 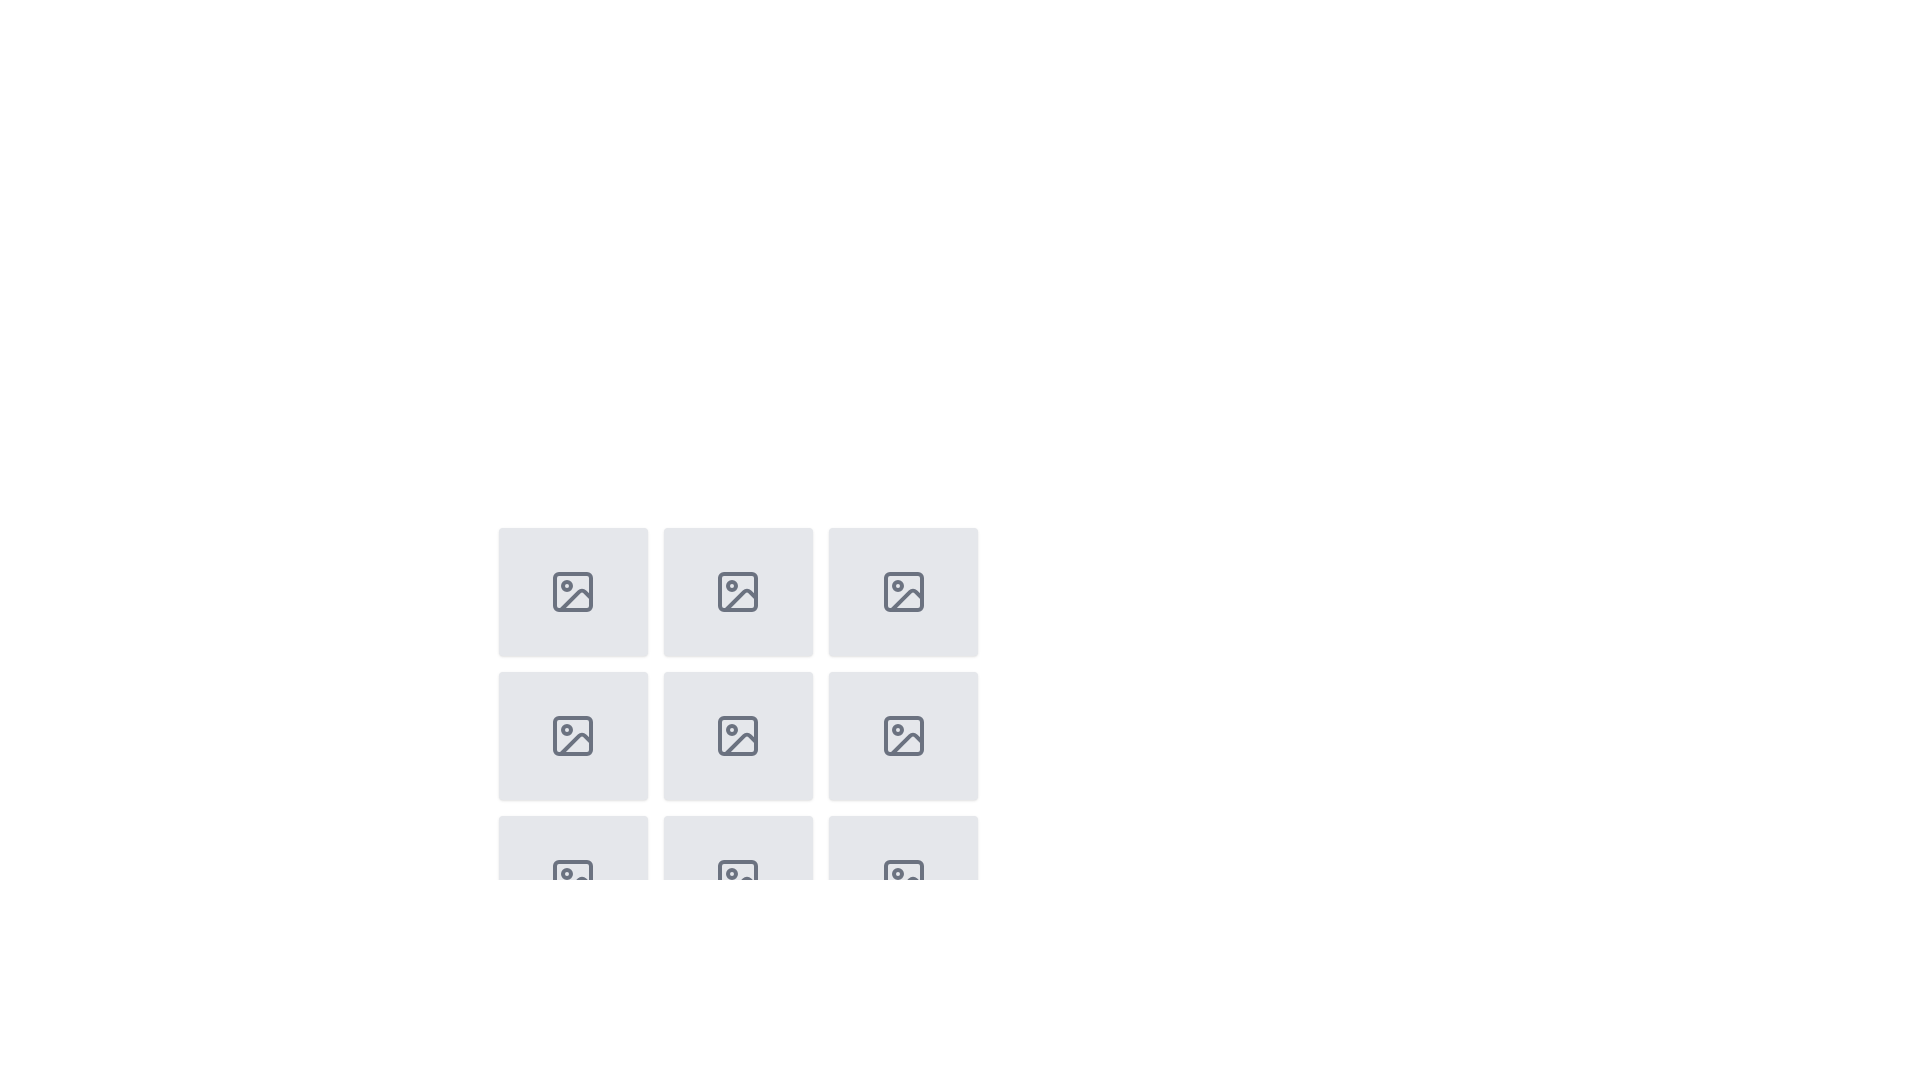 What do you see at coordinates (902, 878) in the screenshot?
I see `the bottom-right SVG rectangle icon in the 3x3 grid` at bounding box center [902, 878].